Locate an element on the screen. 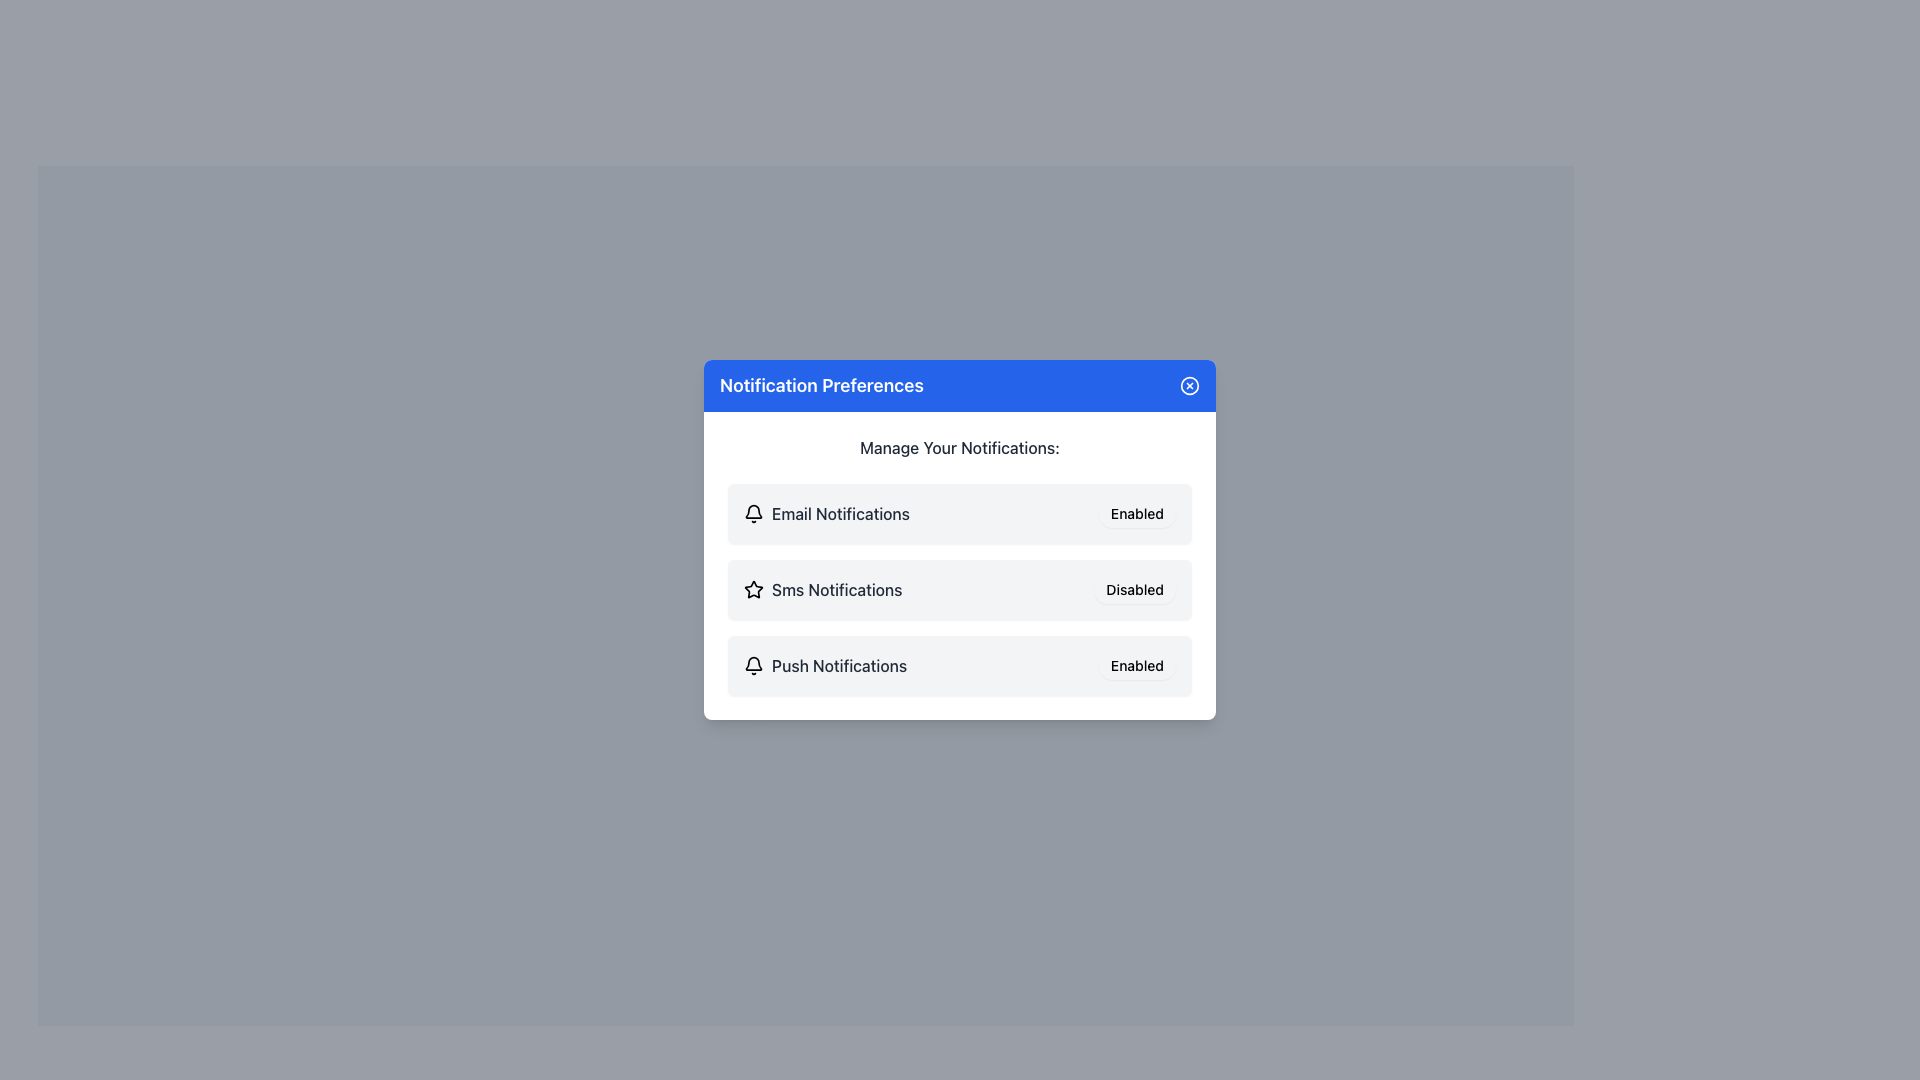 The width and height of the screenshot is (1920, 1080). the small circle icon representing a delete or cancel action located is located at coordinates (1190, 385).